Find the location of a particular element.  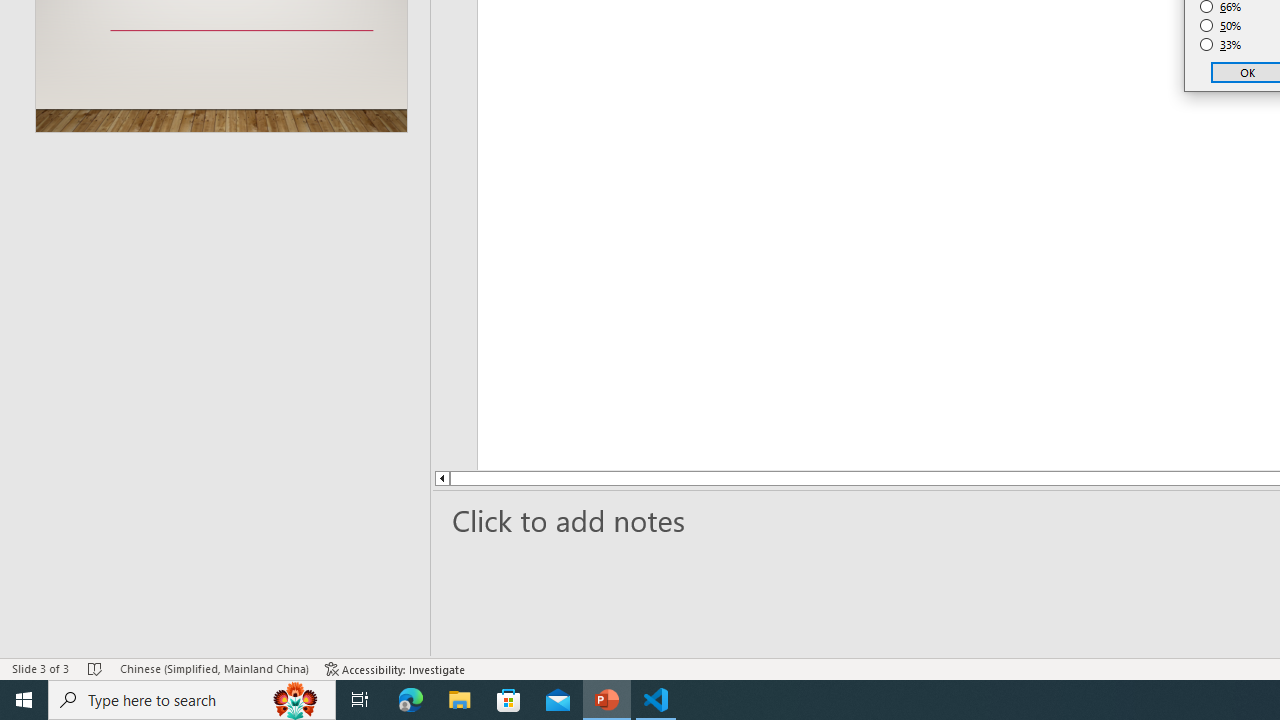

'Microsoft Store' is located at coordinates (509, 698).